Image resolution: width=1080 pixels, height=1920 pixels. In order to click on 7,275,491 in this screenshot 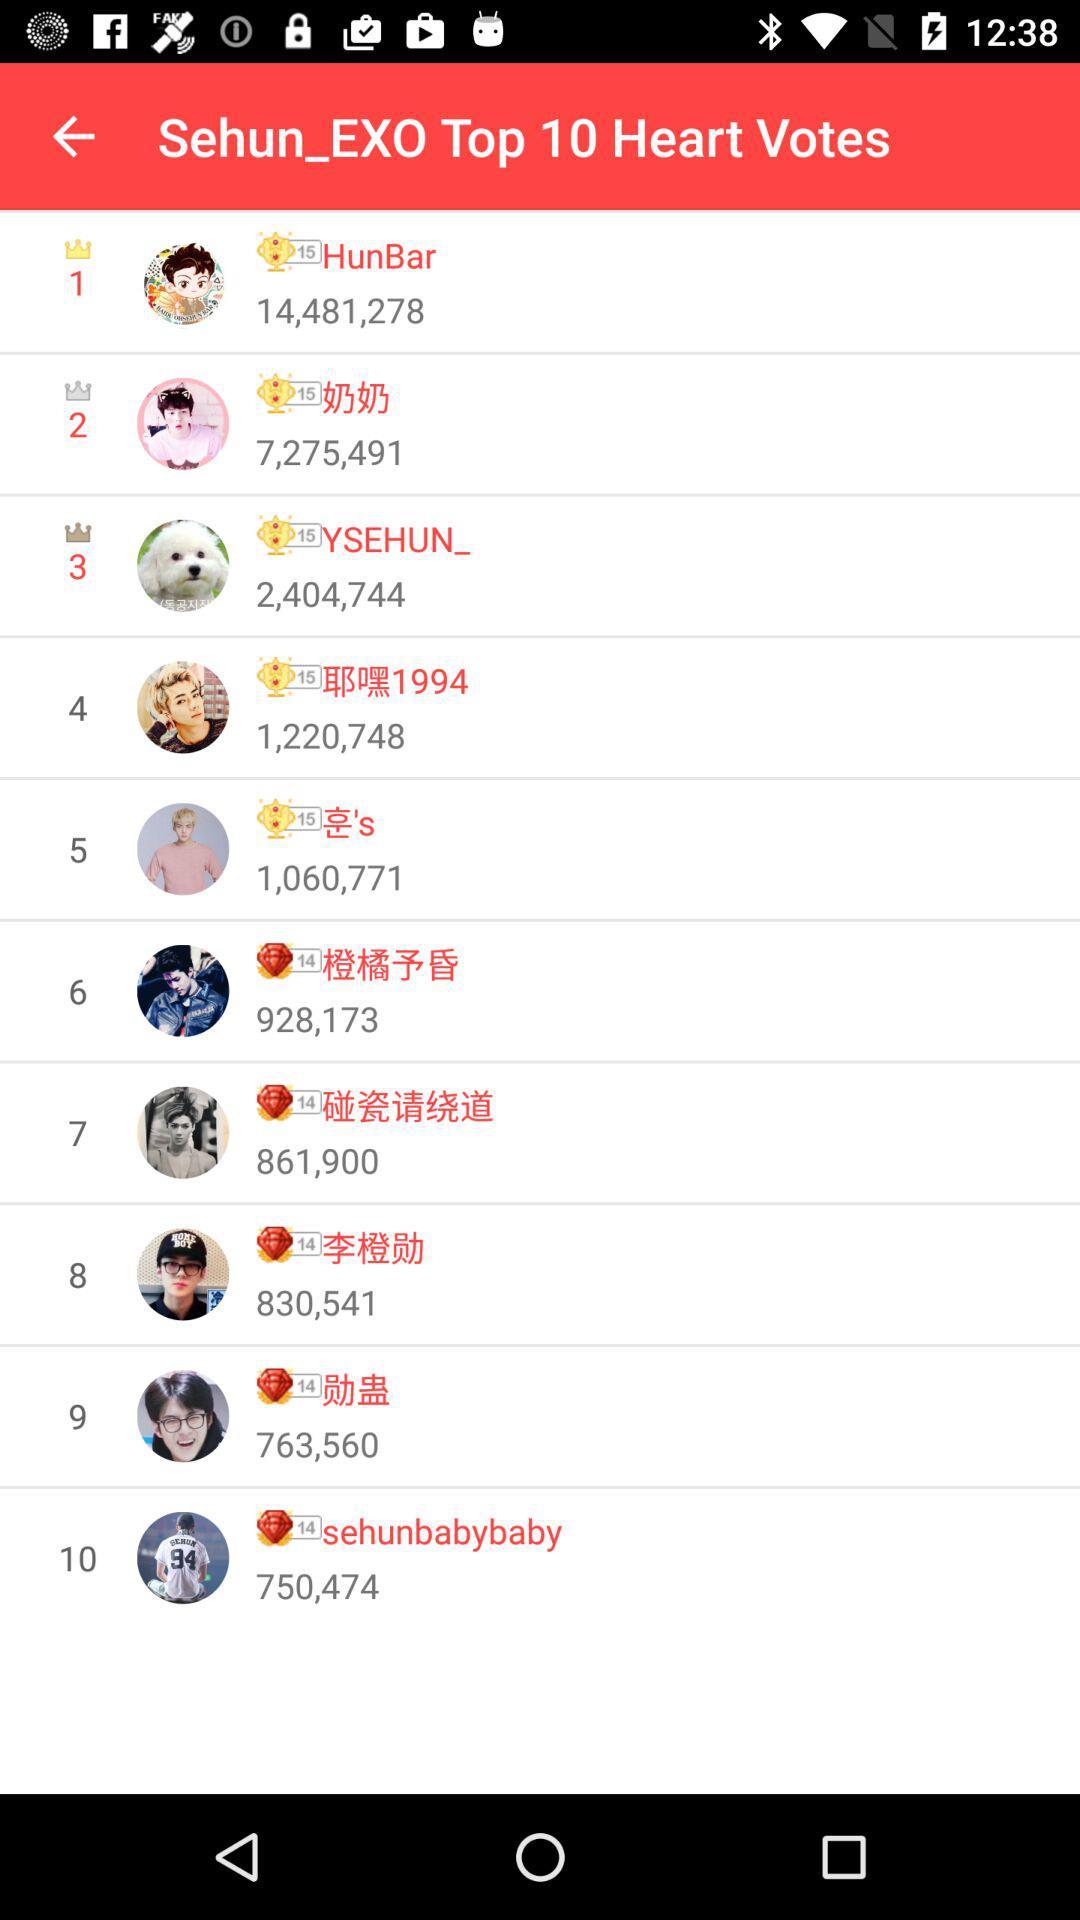, I will do `click(329, 450)`.